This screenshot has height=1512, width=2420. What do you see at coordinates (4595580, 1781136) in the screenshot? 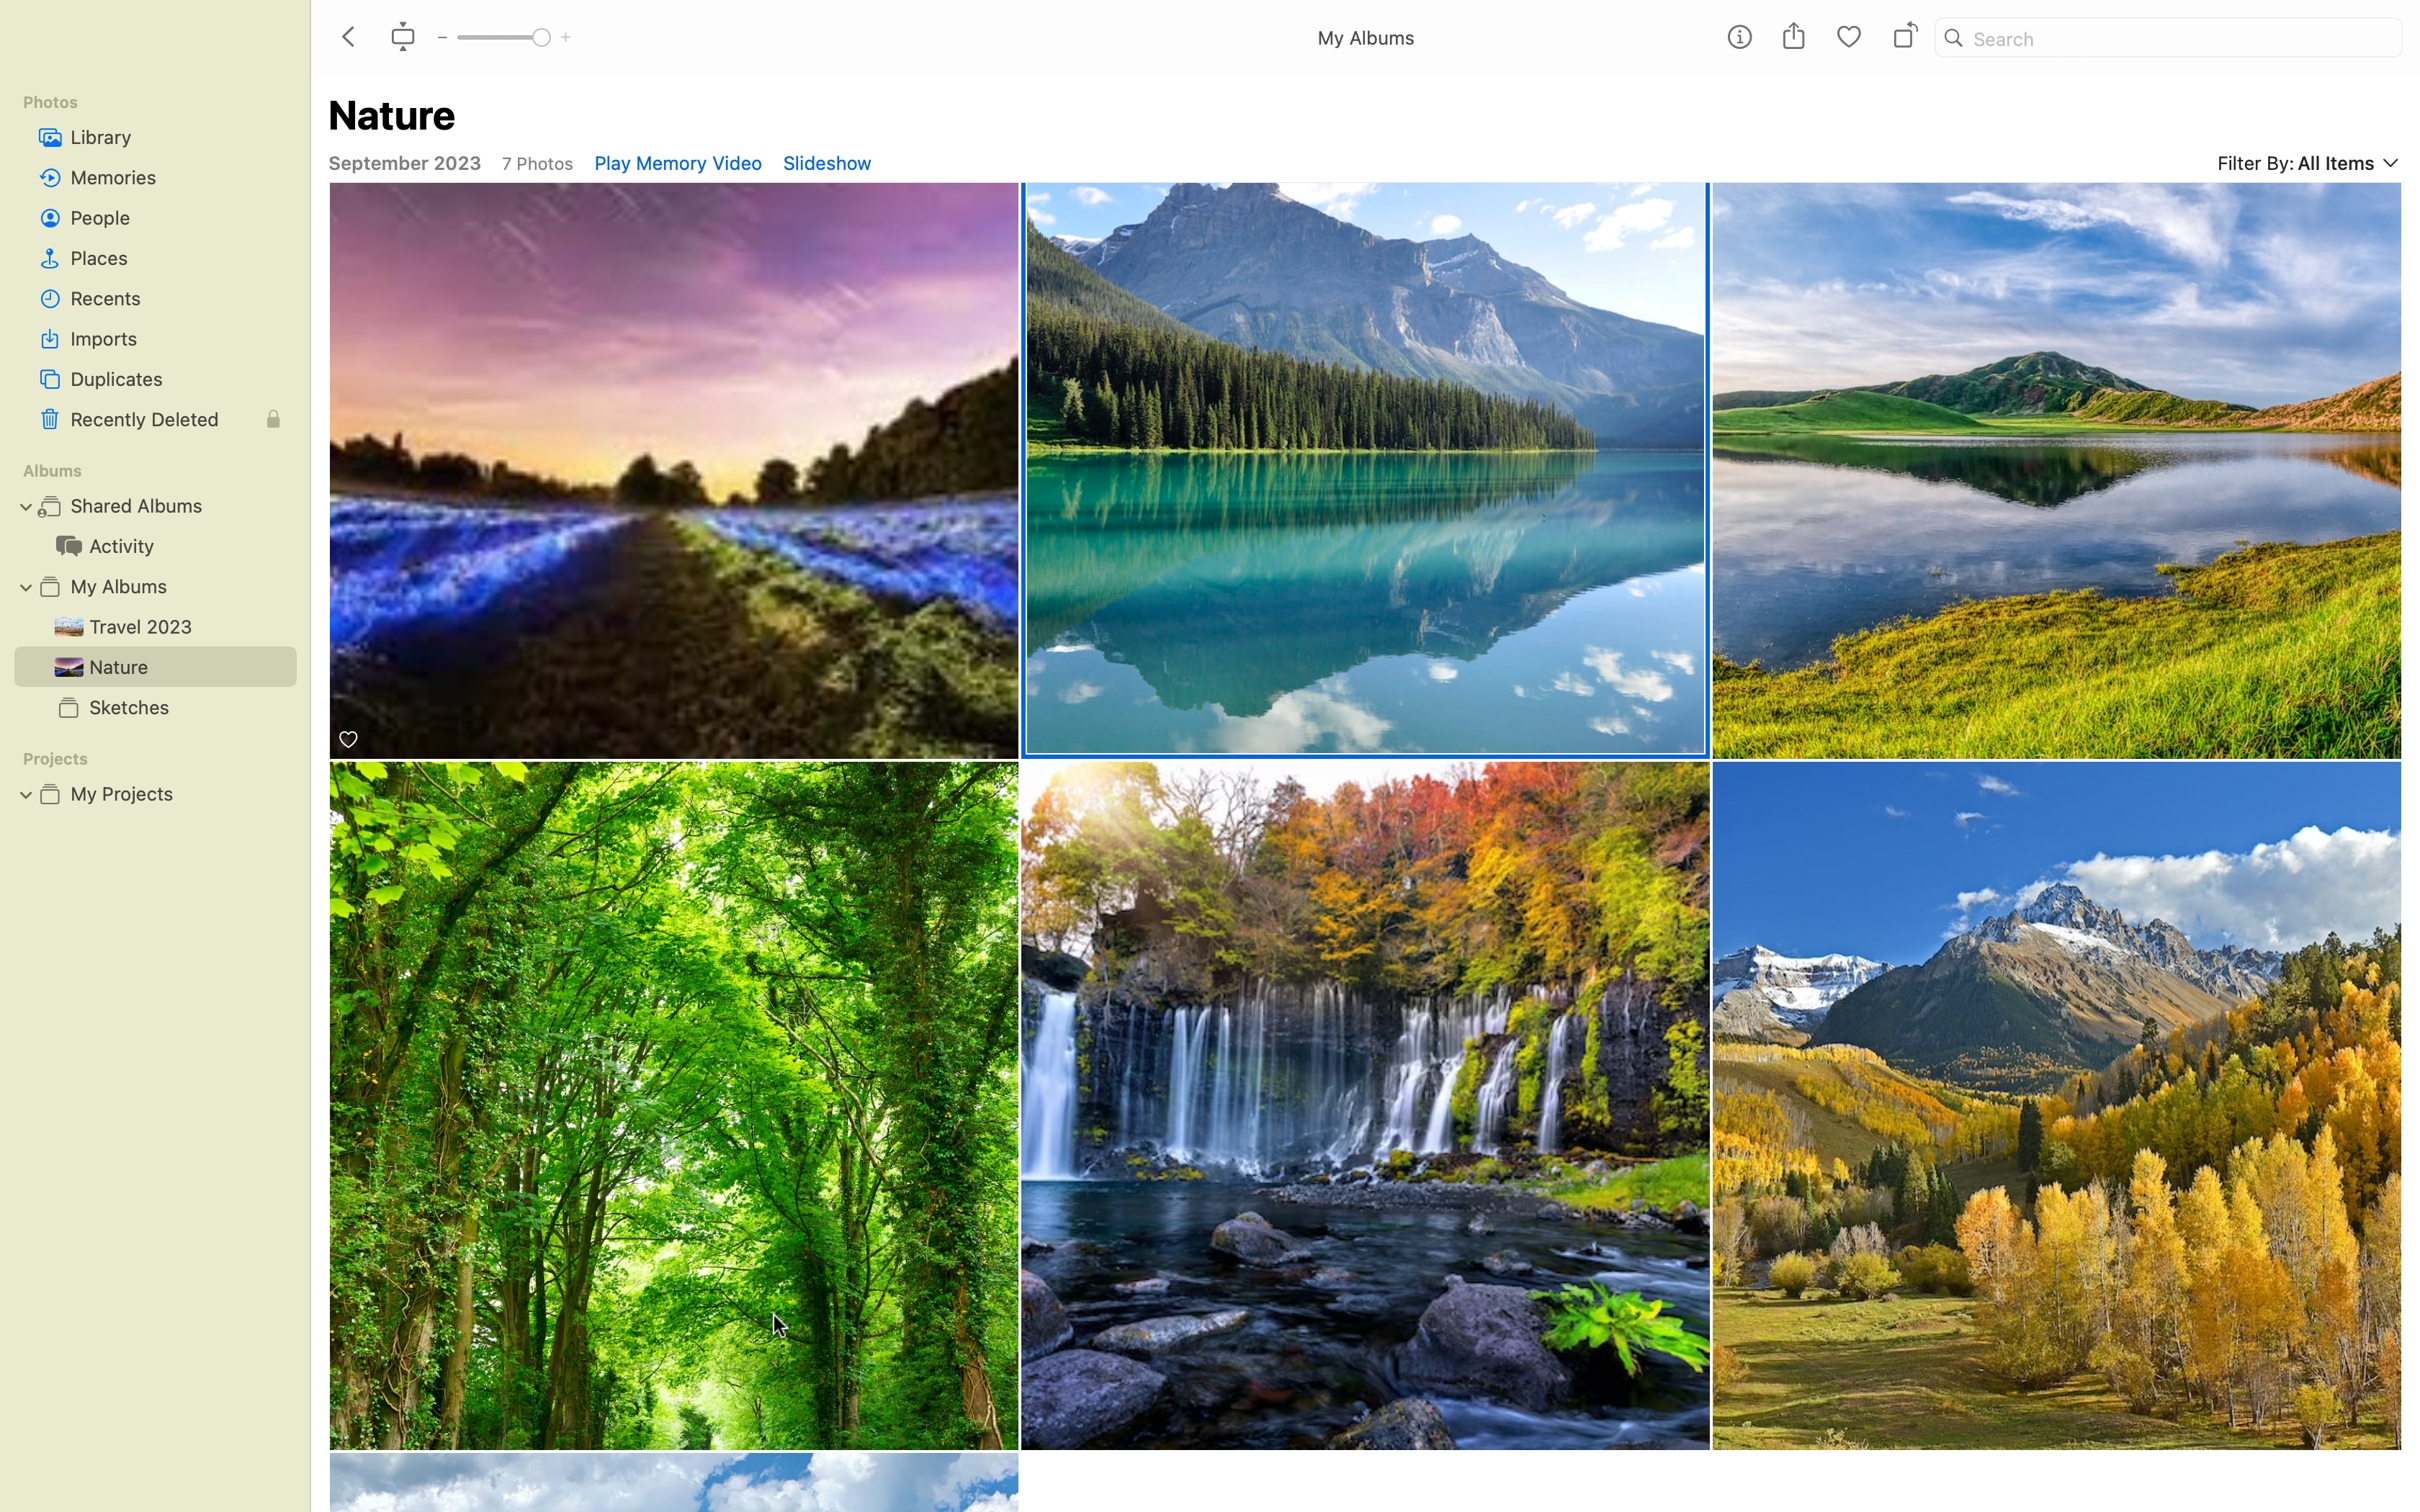
I see `Get to the header of the webpage` at bounding box center [4595580, 1781136].